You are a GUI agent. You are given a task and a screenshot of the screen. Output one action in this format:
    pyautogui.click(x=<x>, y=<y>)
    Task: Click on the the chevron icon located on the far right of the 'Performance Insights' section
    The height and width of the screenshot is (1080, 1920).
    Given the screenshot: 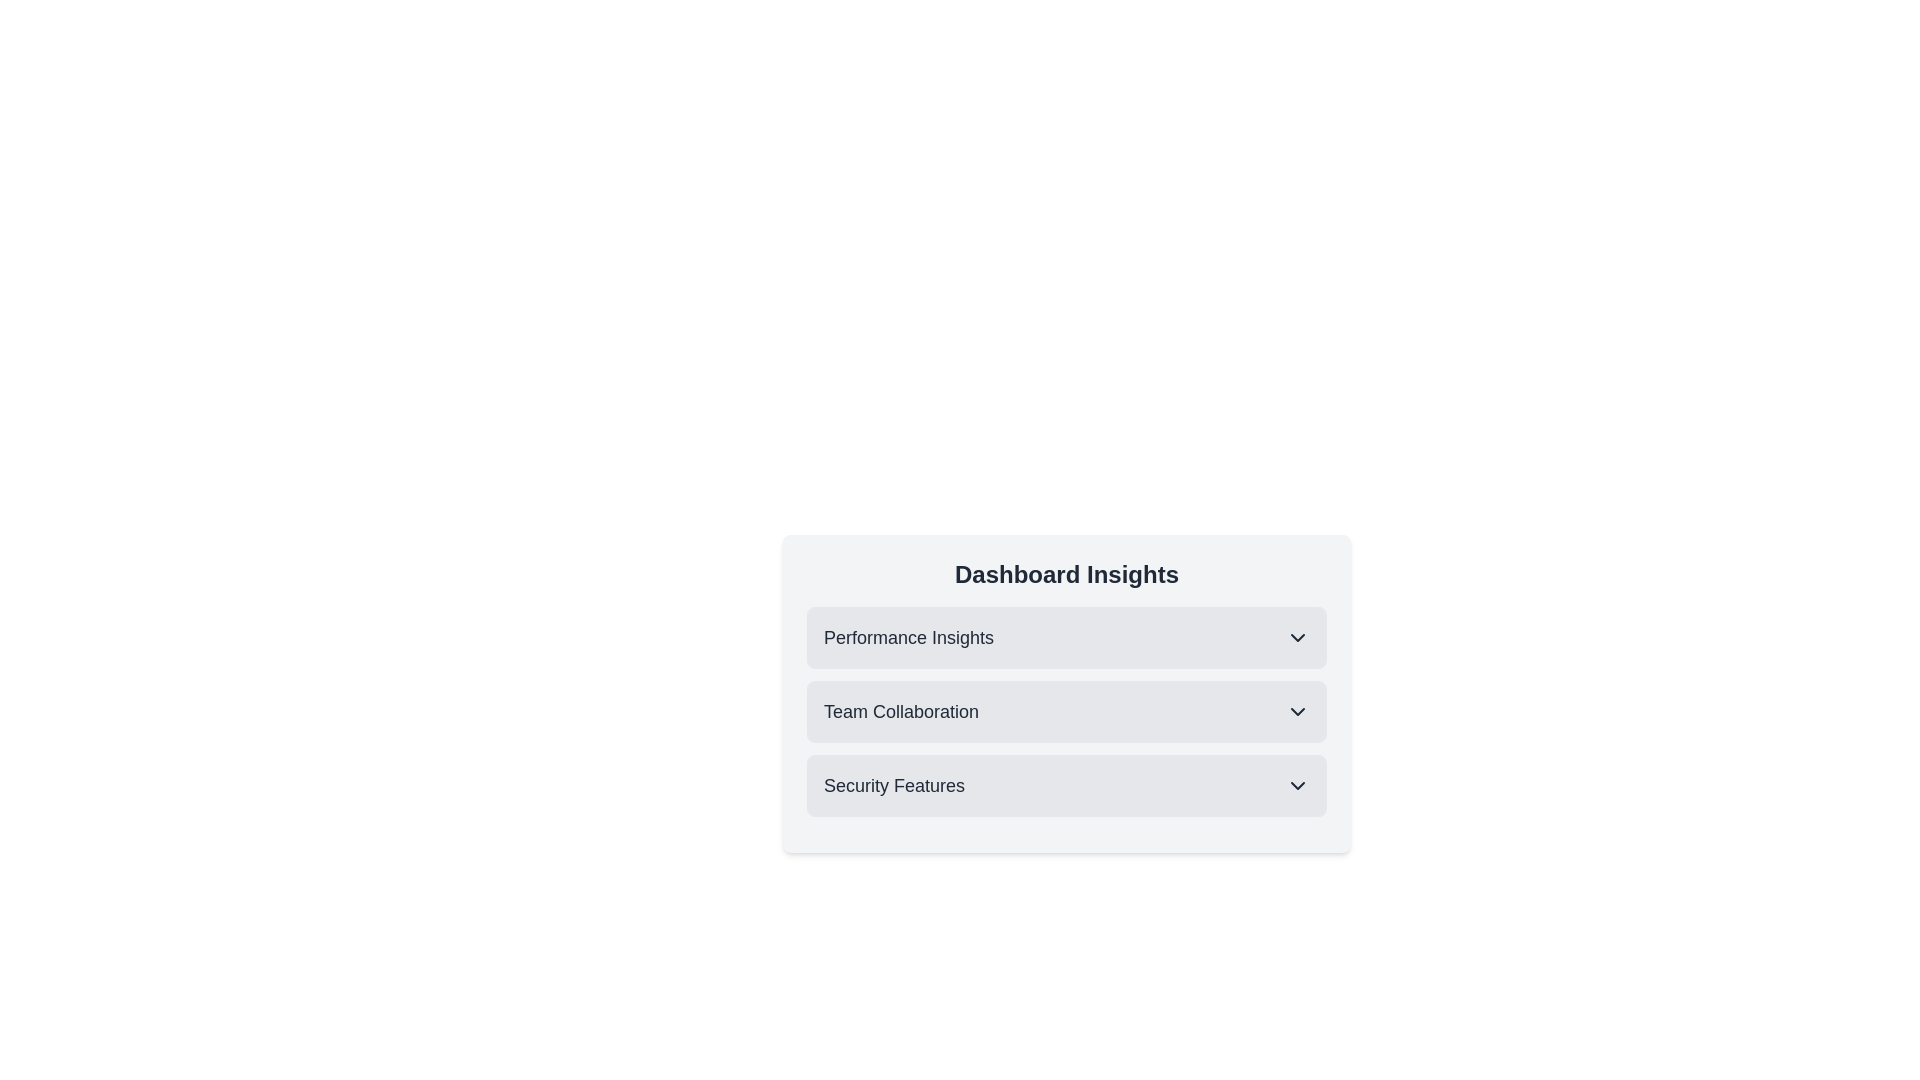 What is the action you would take?
    pyautogui.click(x=1297, y=637)
    